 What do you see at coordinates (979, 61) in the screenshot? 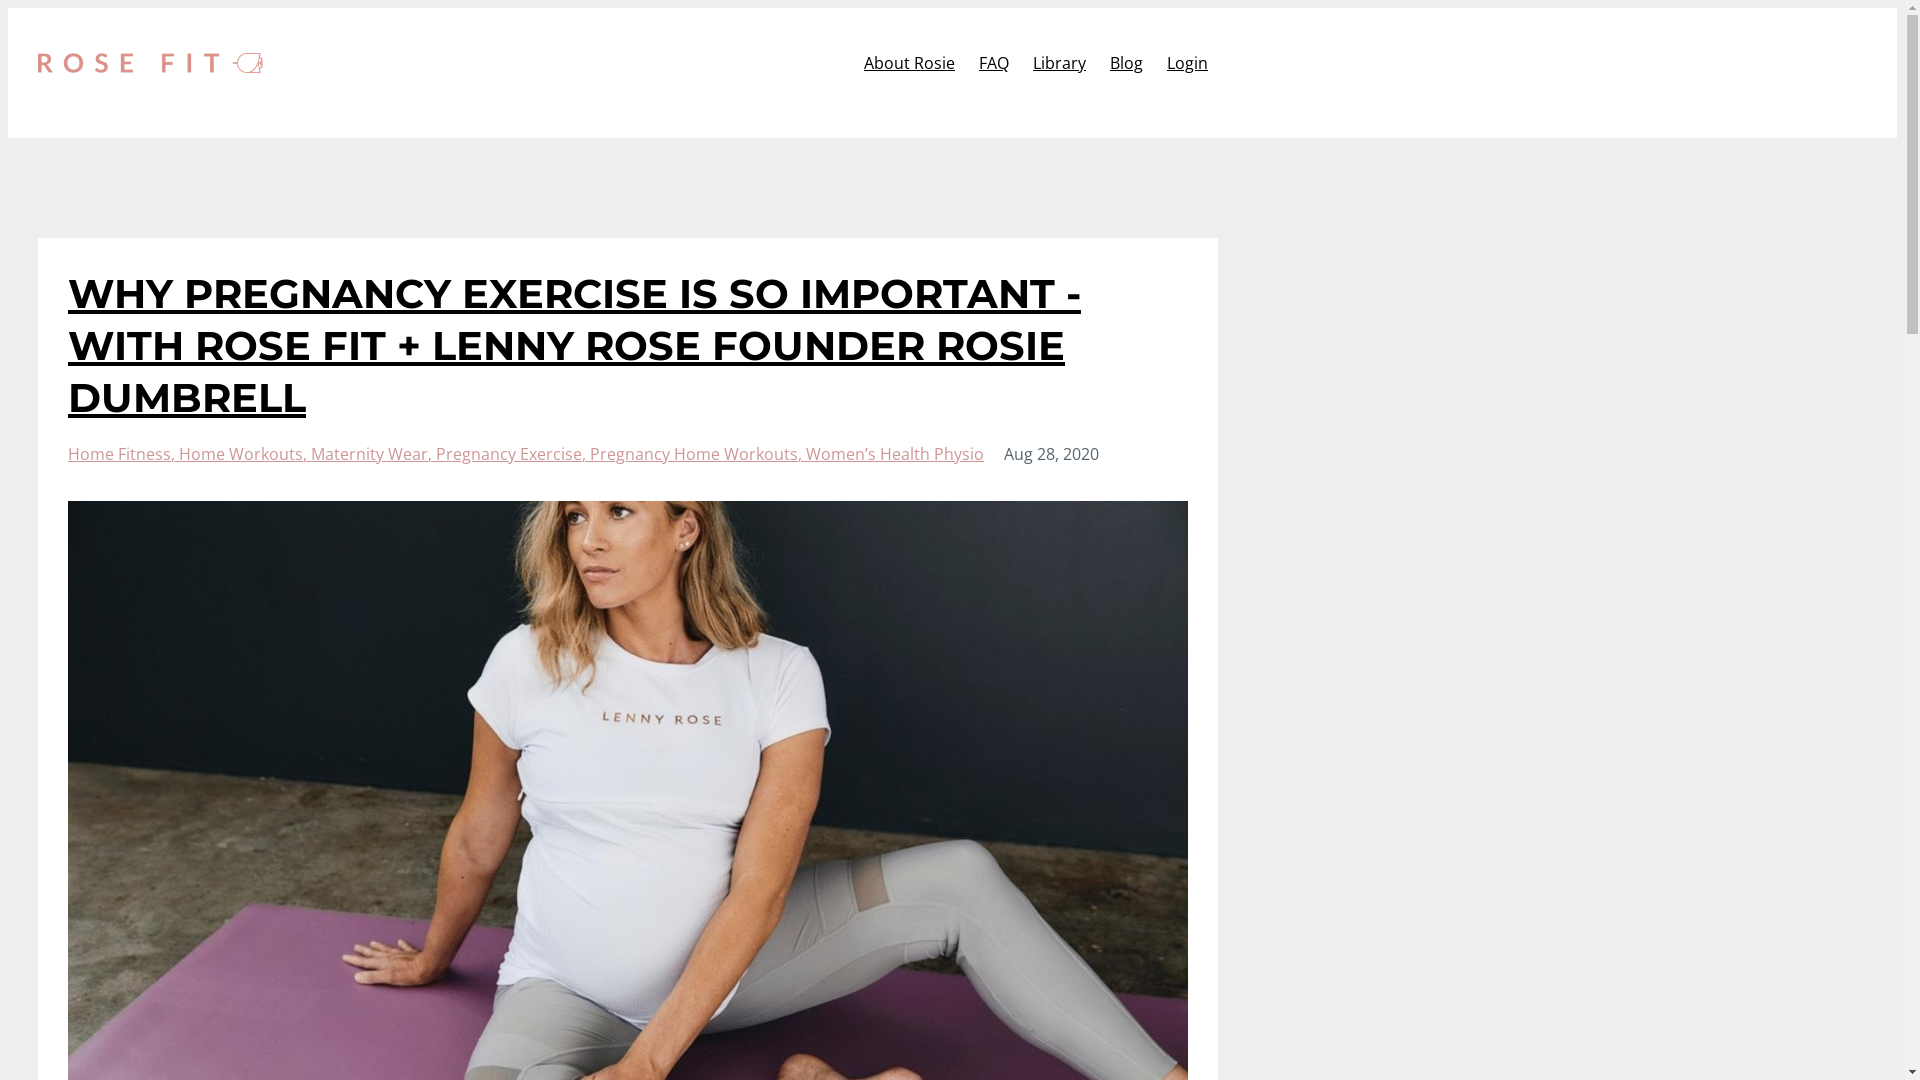
I see `'FAQ'` at bounding box center [979, 61].